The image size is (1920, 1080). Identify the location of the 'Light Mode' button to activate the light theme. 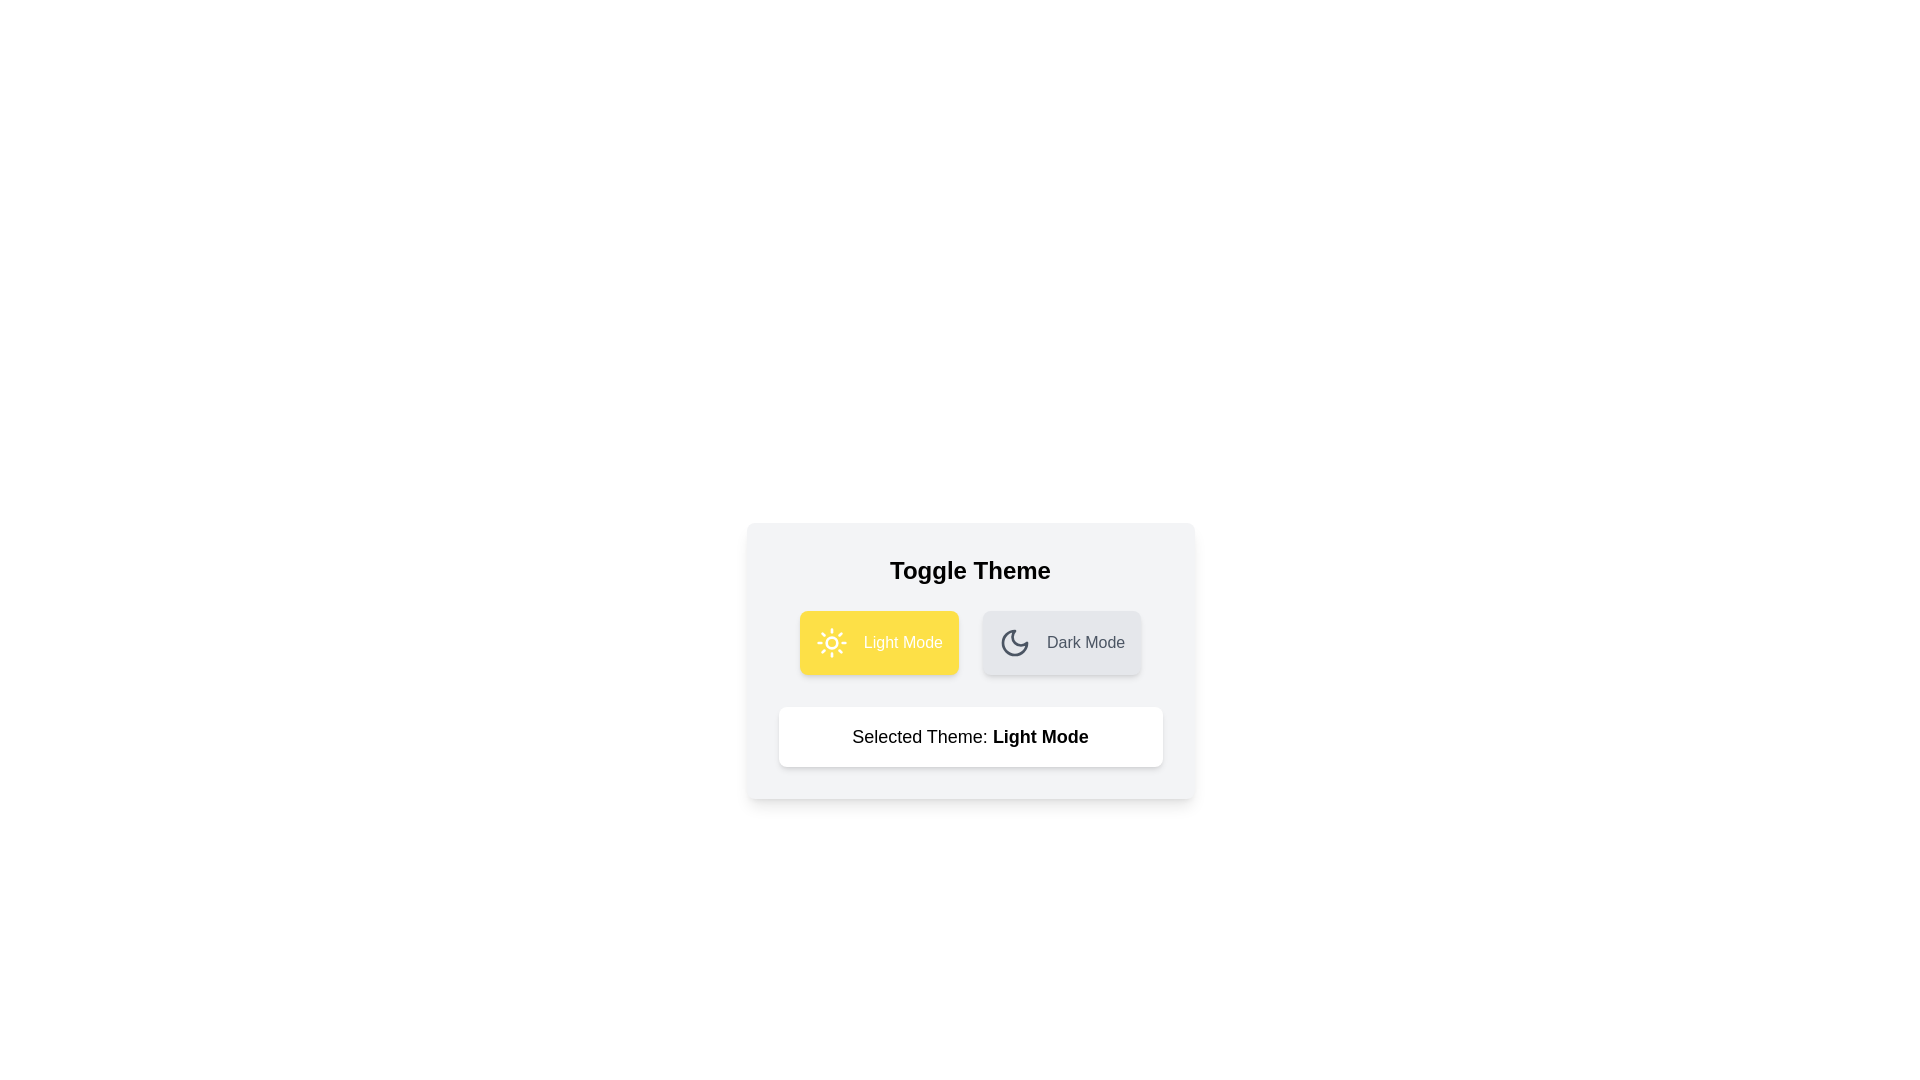
(878, 643).